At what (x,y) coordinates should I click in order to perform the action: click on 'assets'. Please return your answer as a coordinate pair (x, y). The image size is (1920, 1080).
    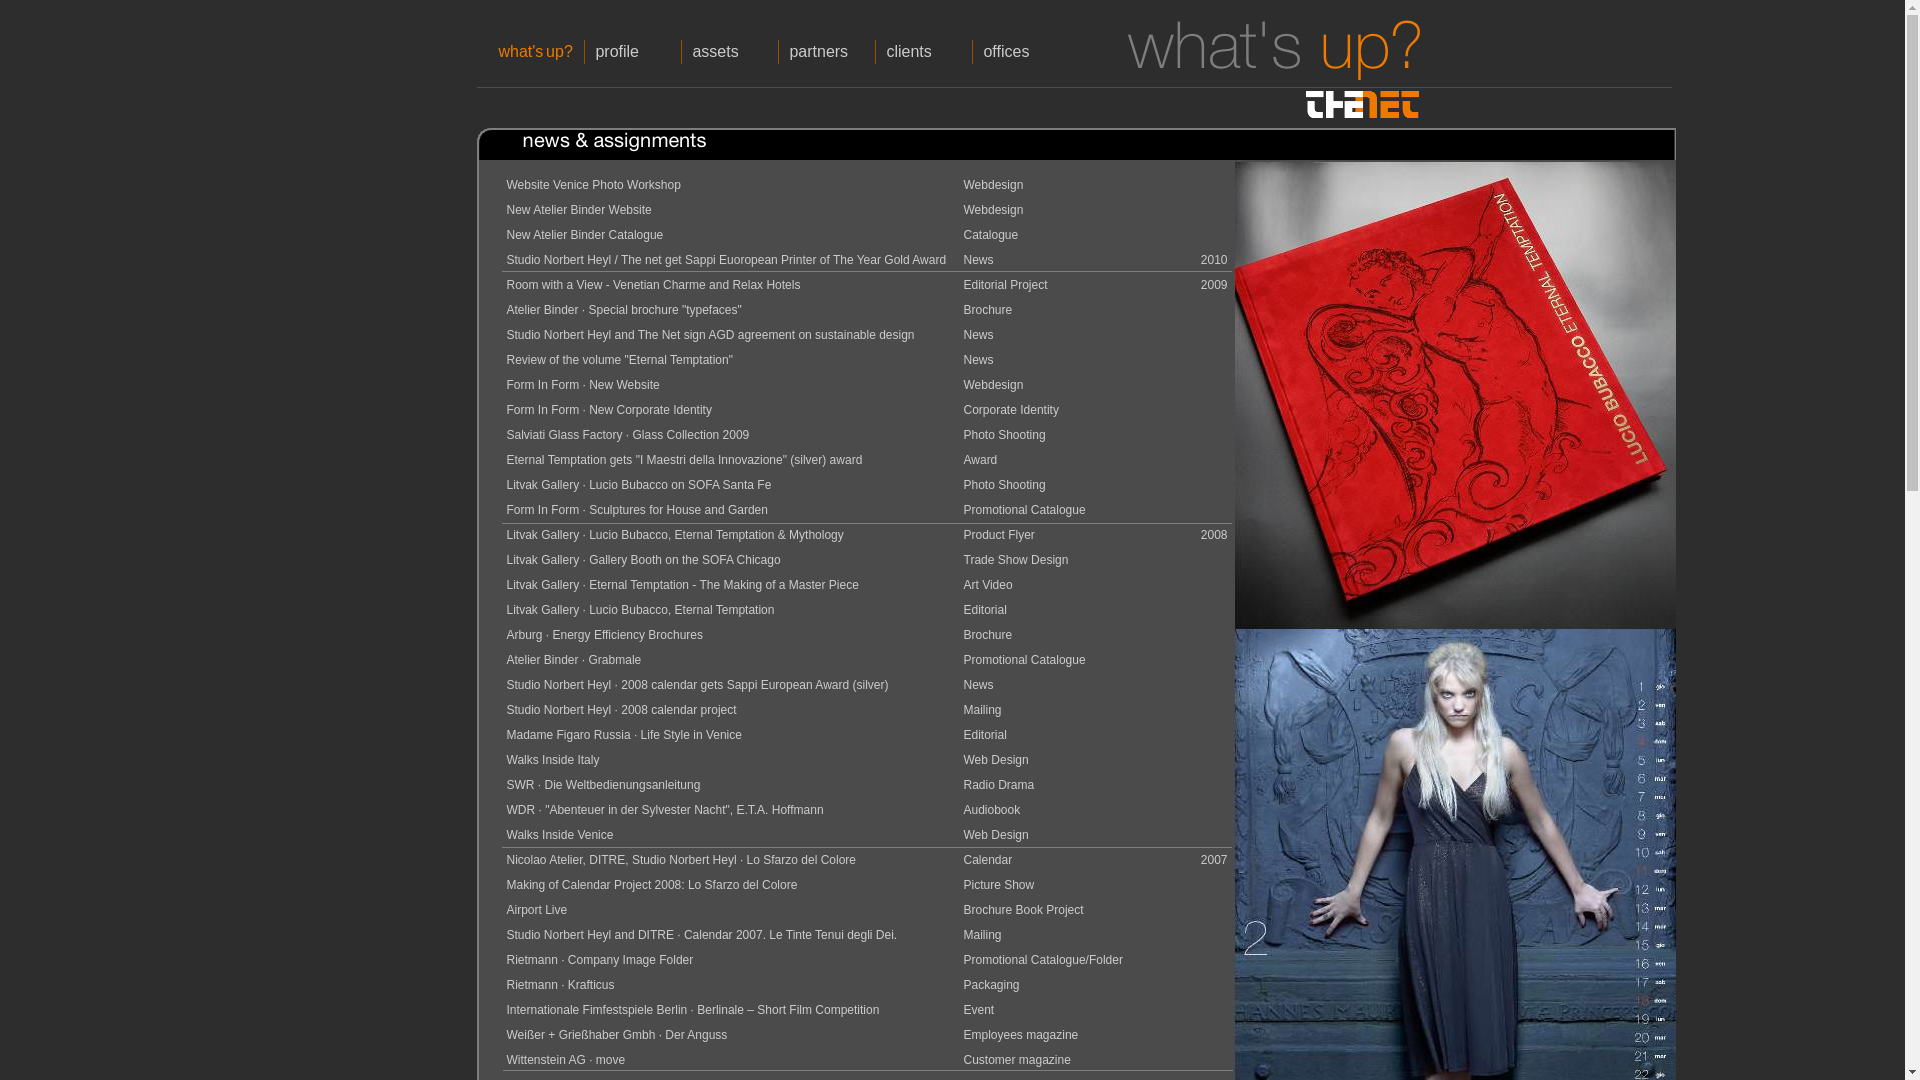
    Looking at the image, I should click on (728, 50).